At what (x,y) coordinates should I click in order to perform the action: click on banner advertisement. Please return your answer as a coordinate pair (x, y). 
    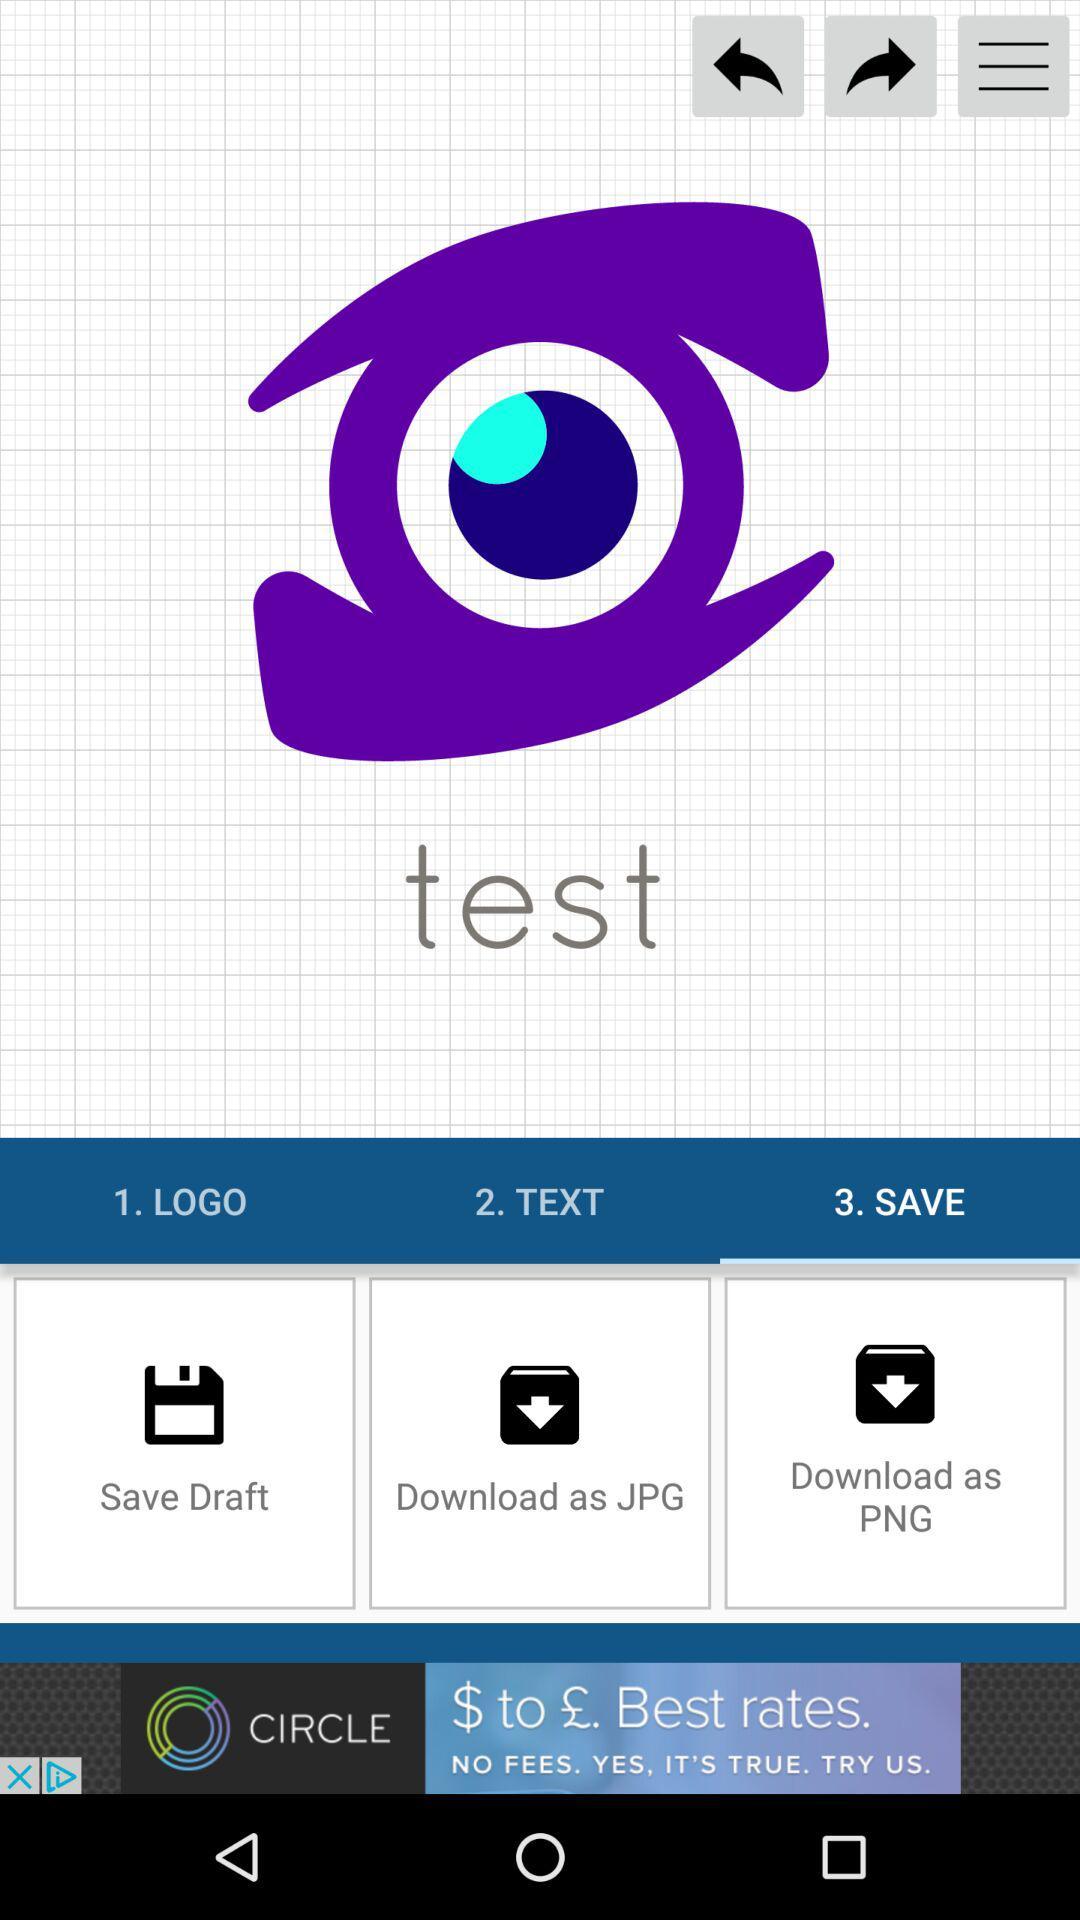
    Looking at the image, I should click on (540, 1727).